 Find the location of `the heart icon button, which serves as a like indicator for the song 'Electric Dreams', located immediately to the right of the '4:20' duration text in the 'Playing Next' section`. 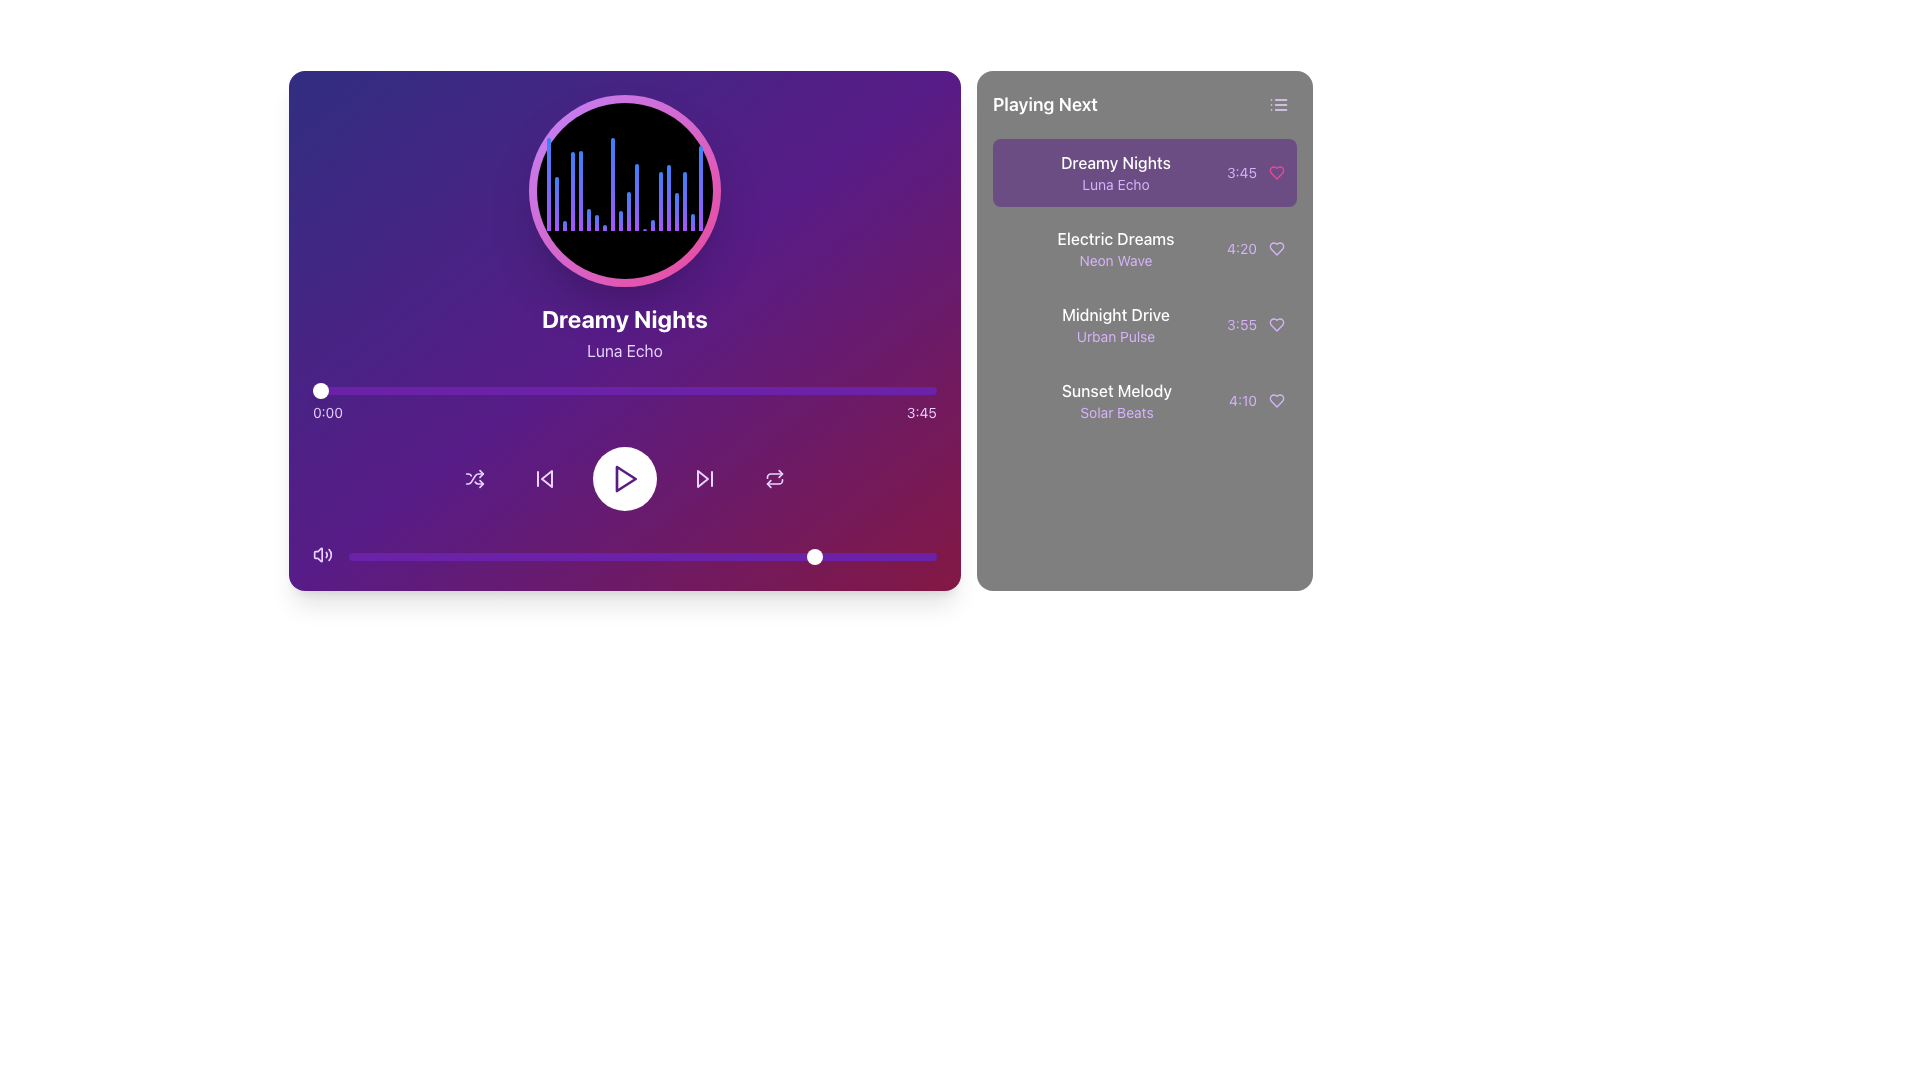

the heart icon button, which serves as a like indicator for the song 'Electric Dreams', located immediately to the right of the '4:20' duration text in the 'Playing Next' section is located at coordinates (1275, 248).